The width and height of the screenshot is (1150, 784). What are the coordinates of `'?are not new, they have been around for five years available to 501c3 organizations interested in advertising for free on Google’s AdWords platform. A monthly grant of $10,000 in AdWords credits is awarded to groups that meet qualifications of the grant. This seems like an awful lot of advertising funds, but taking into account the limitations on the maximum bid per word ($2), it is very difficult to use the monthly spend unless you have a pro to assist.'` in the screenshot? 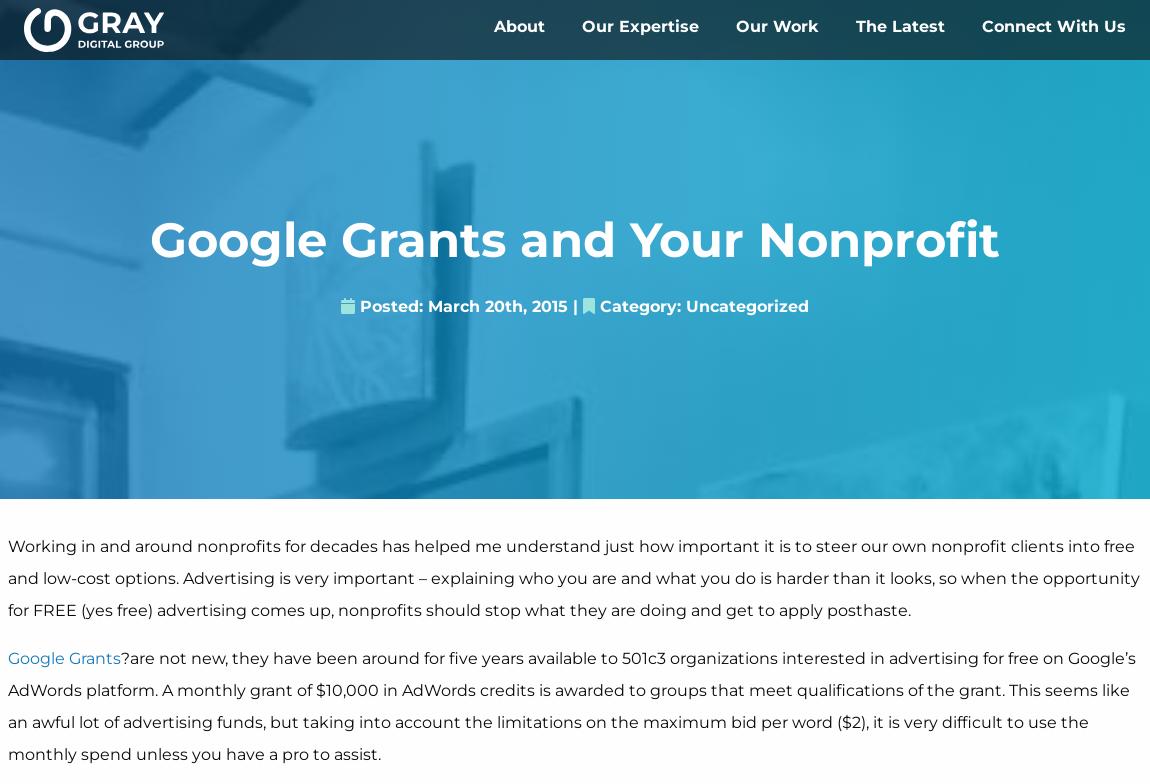 It's located at (572, 705).